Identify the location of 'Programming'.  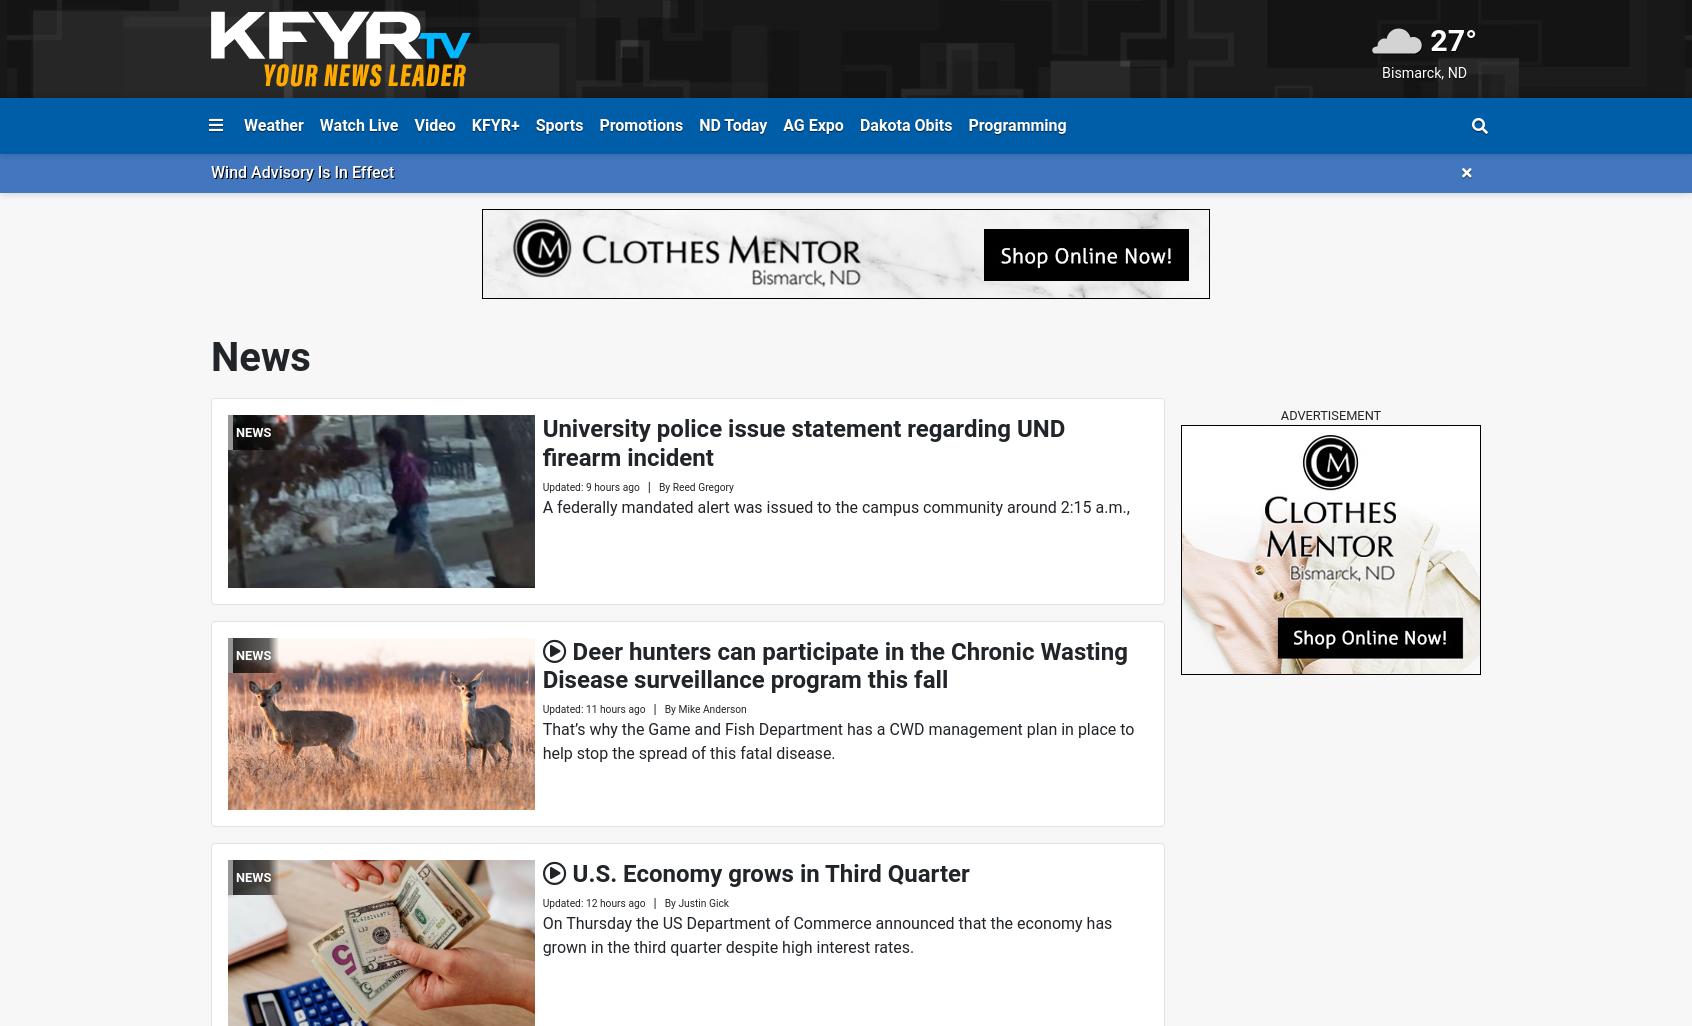
(1016, 124).